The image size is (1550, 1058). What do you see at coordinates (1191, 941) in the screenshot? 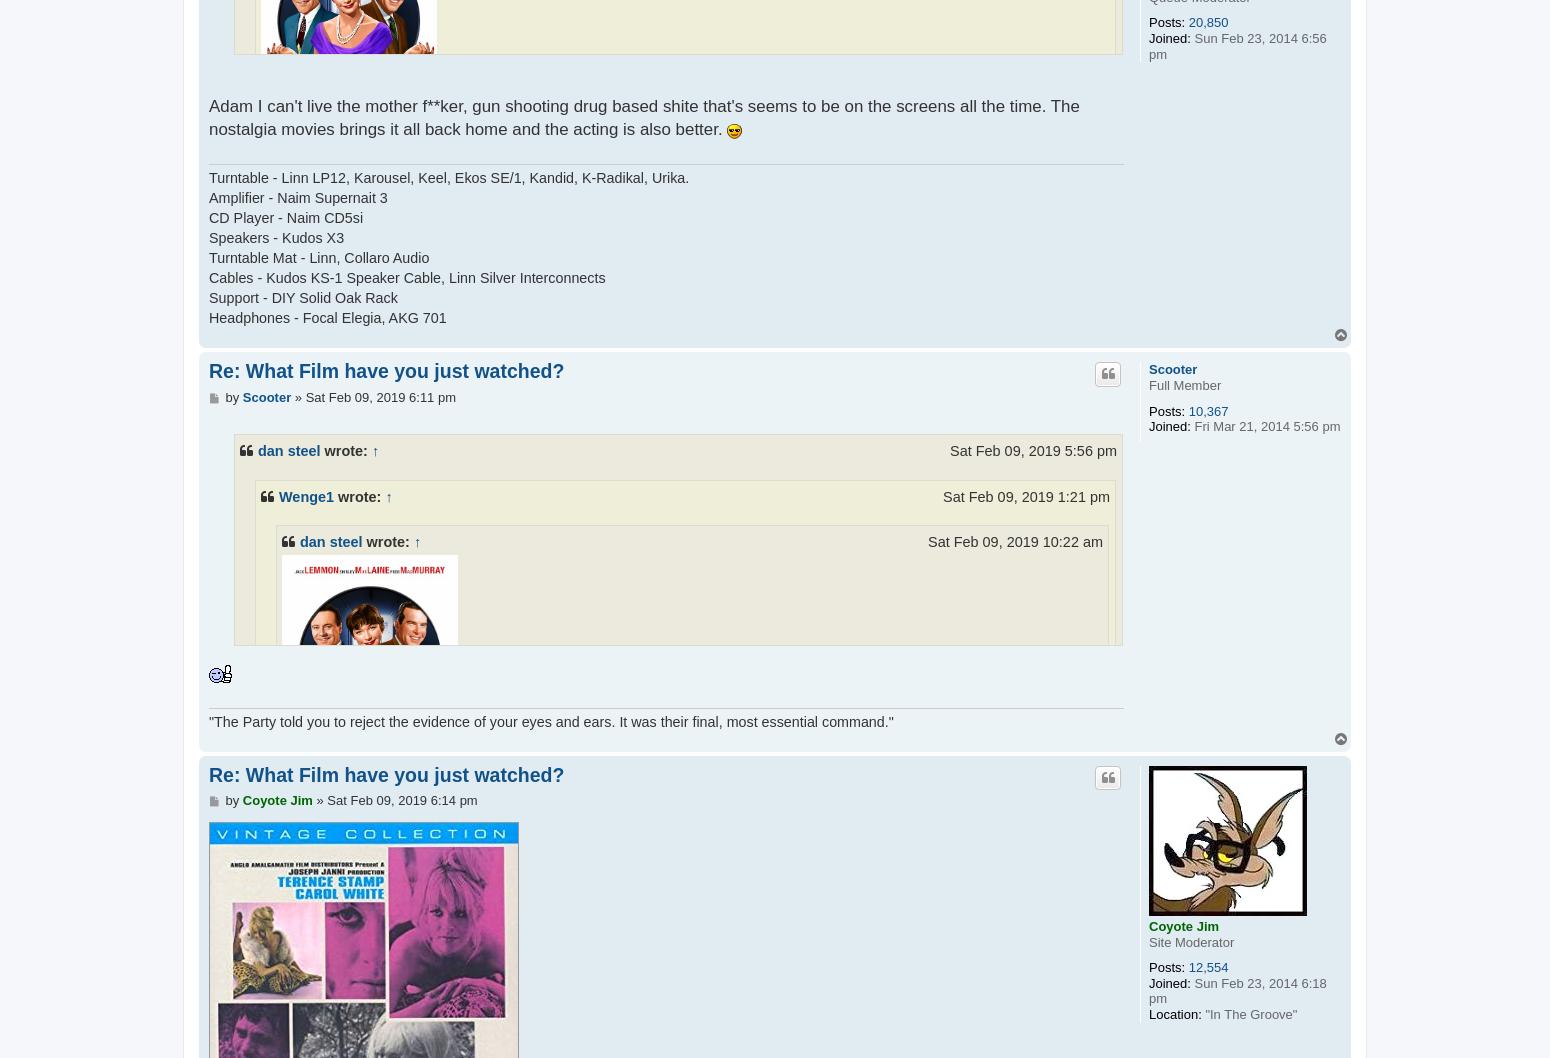
I see `'Site Moderator'` at bounding box center [1191, 941].